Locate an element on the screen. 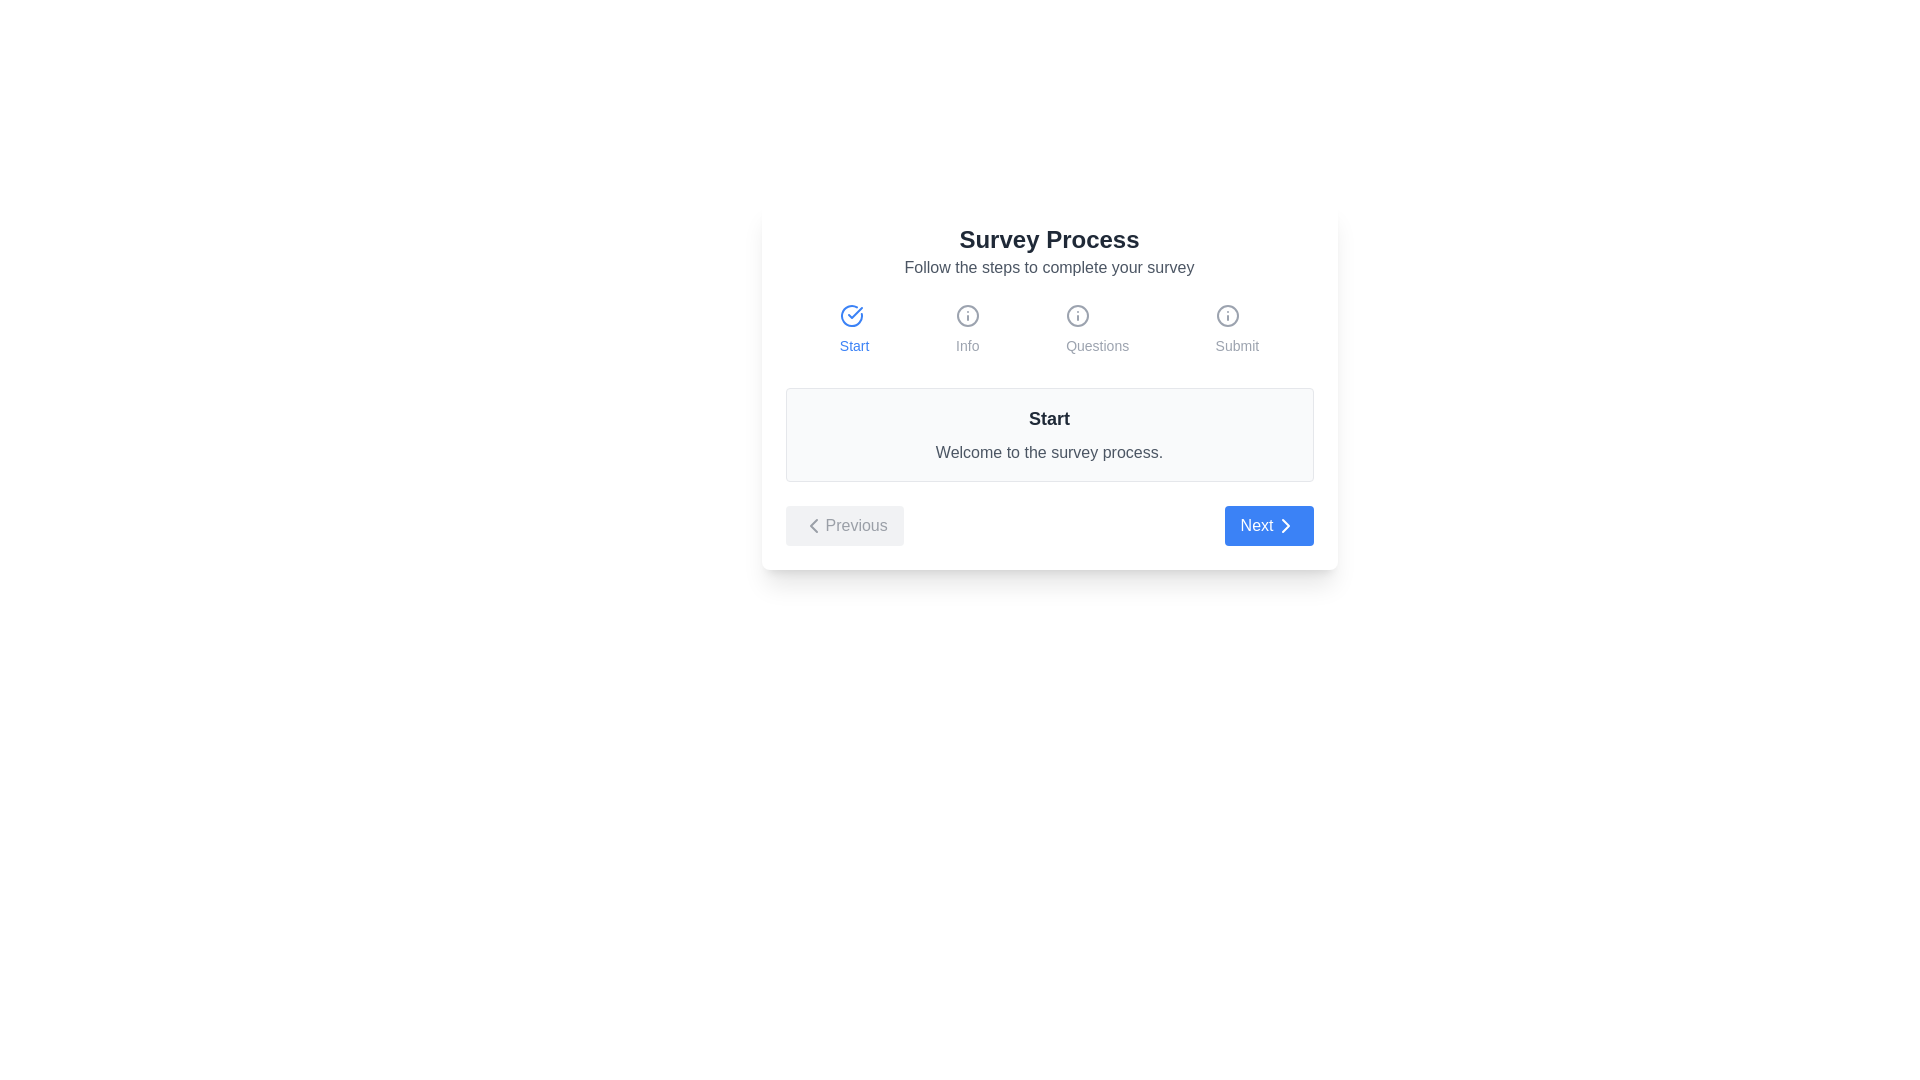  the circular icon with a checkmark inside, which signifies a 'completed' or 'success' indicator, located at the top left of the 'Survey Process' panel in the 'Start' step section is located at coordinates (851, 315).